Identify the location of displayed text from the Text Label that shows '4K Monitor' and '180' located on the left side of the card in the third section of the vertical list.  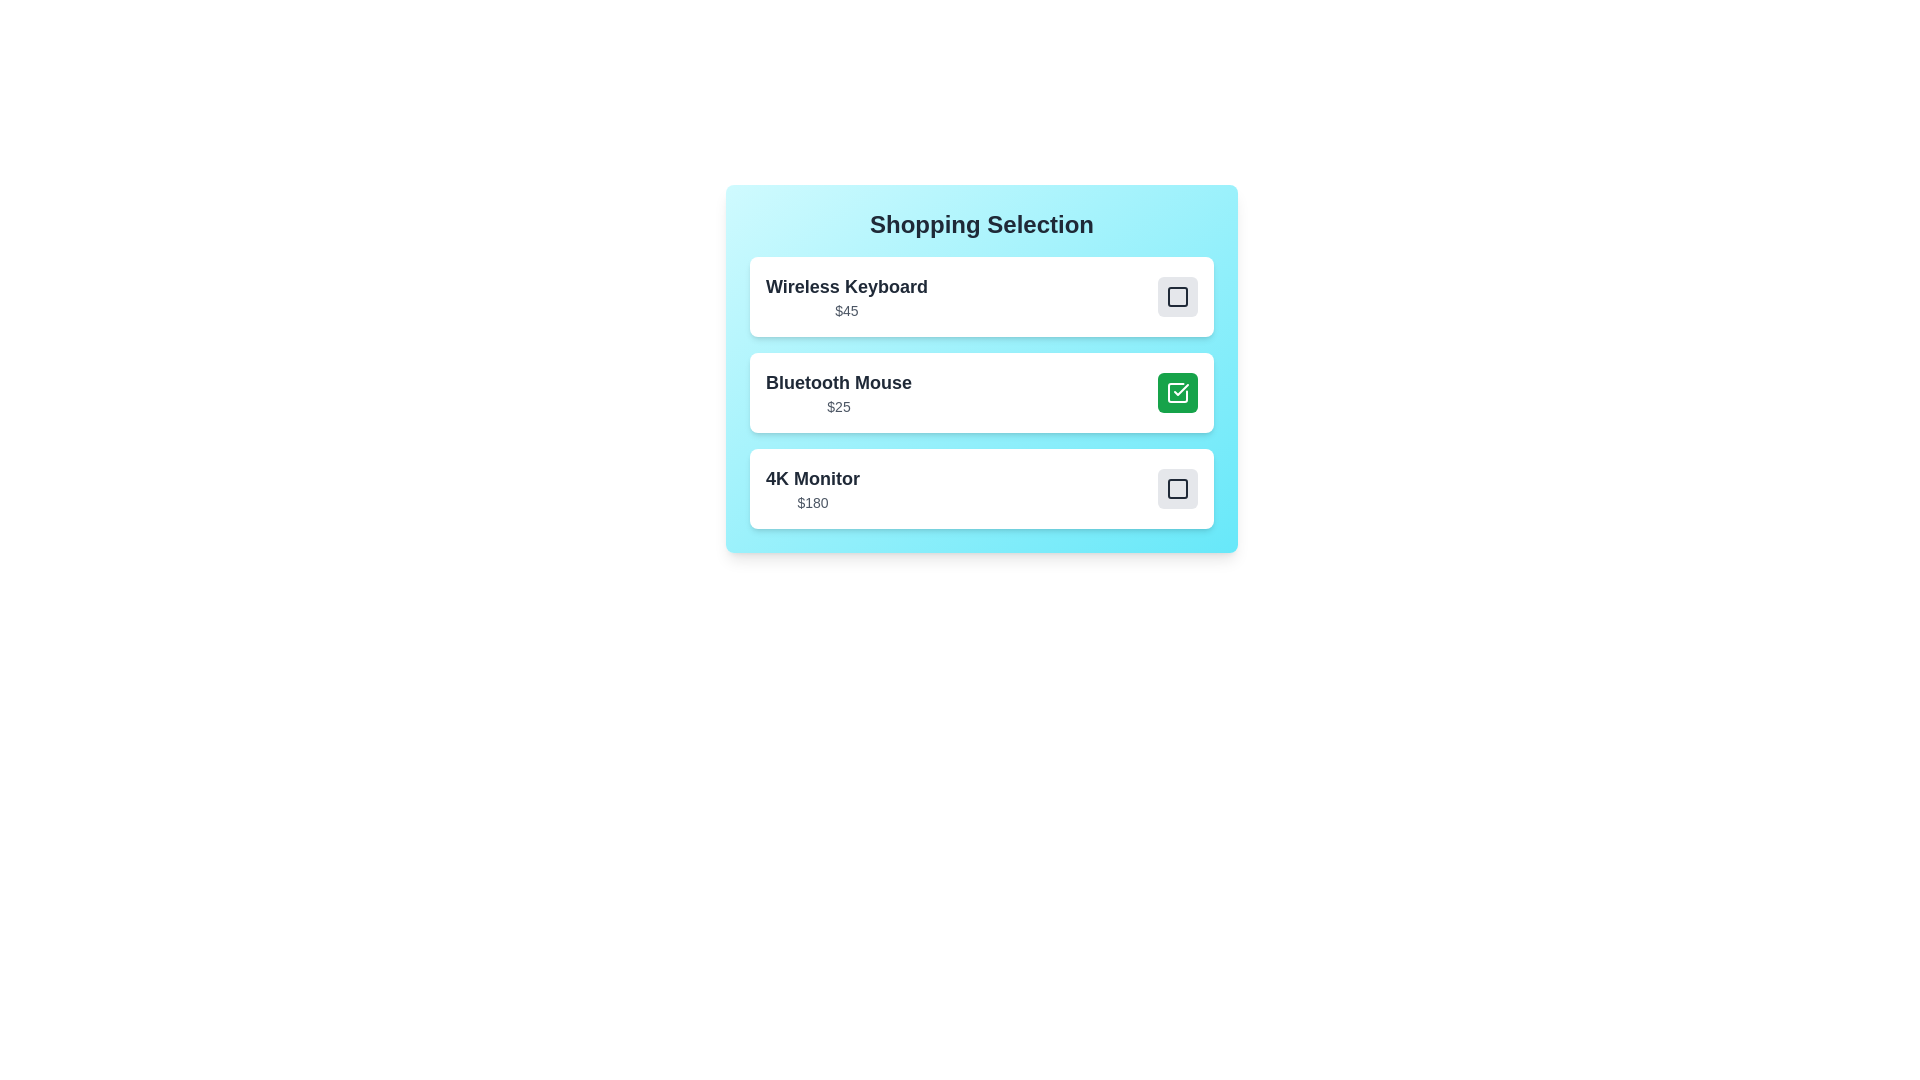
(812, 489).